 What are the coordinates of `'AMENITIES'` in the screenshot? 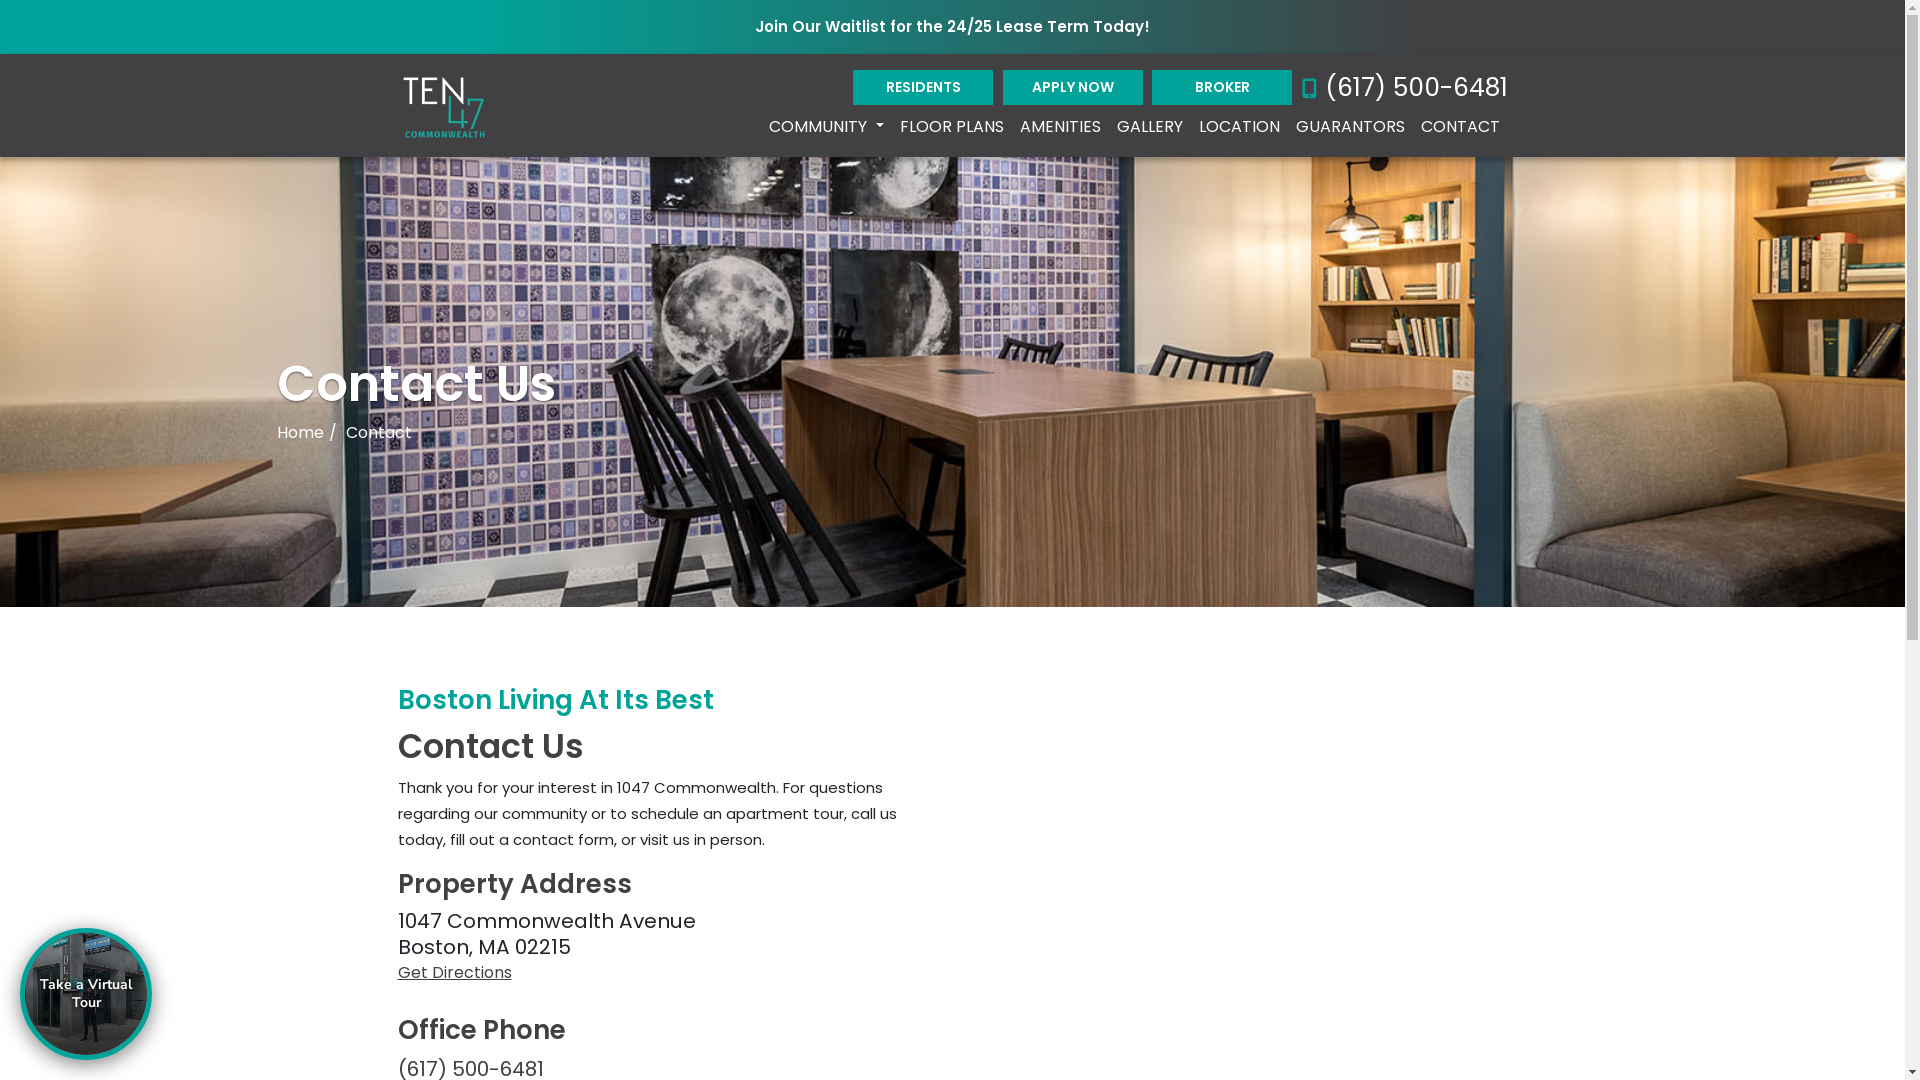 It's located at (1059, 126).